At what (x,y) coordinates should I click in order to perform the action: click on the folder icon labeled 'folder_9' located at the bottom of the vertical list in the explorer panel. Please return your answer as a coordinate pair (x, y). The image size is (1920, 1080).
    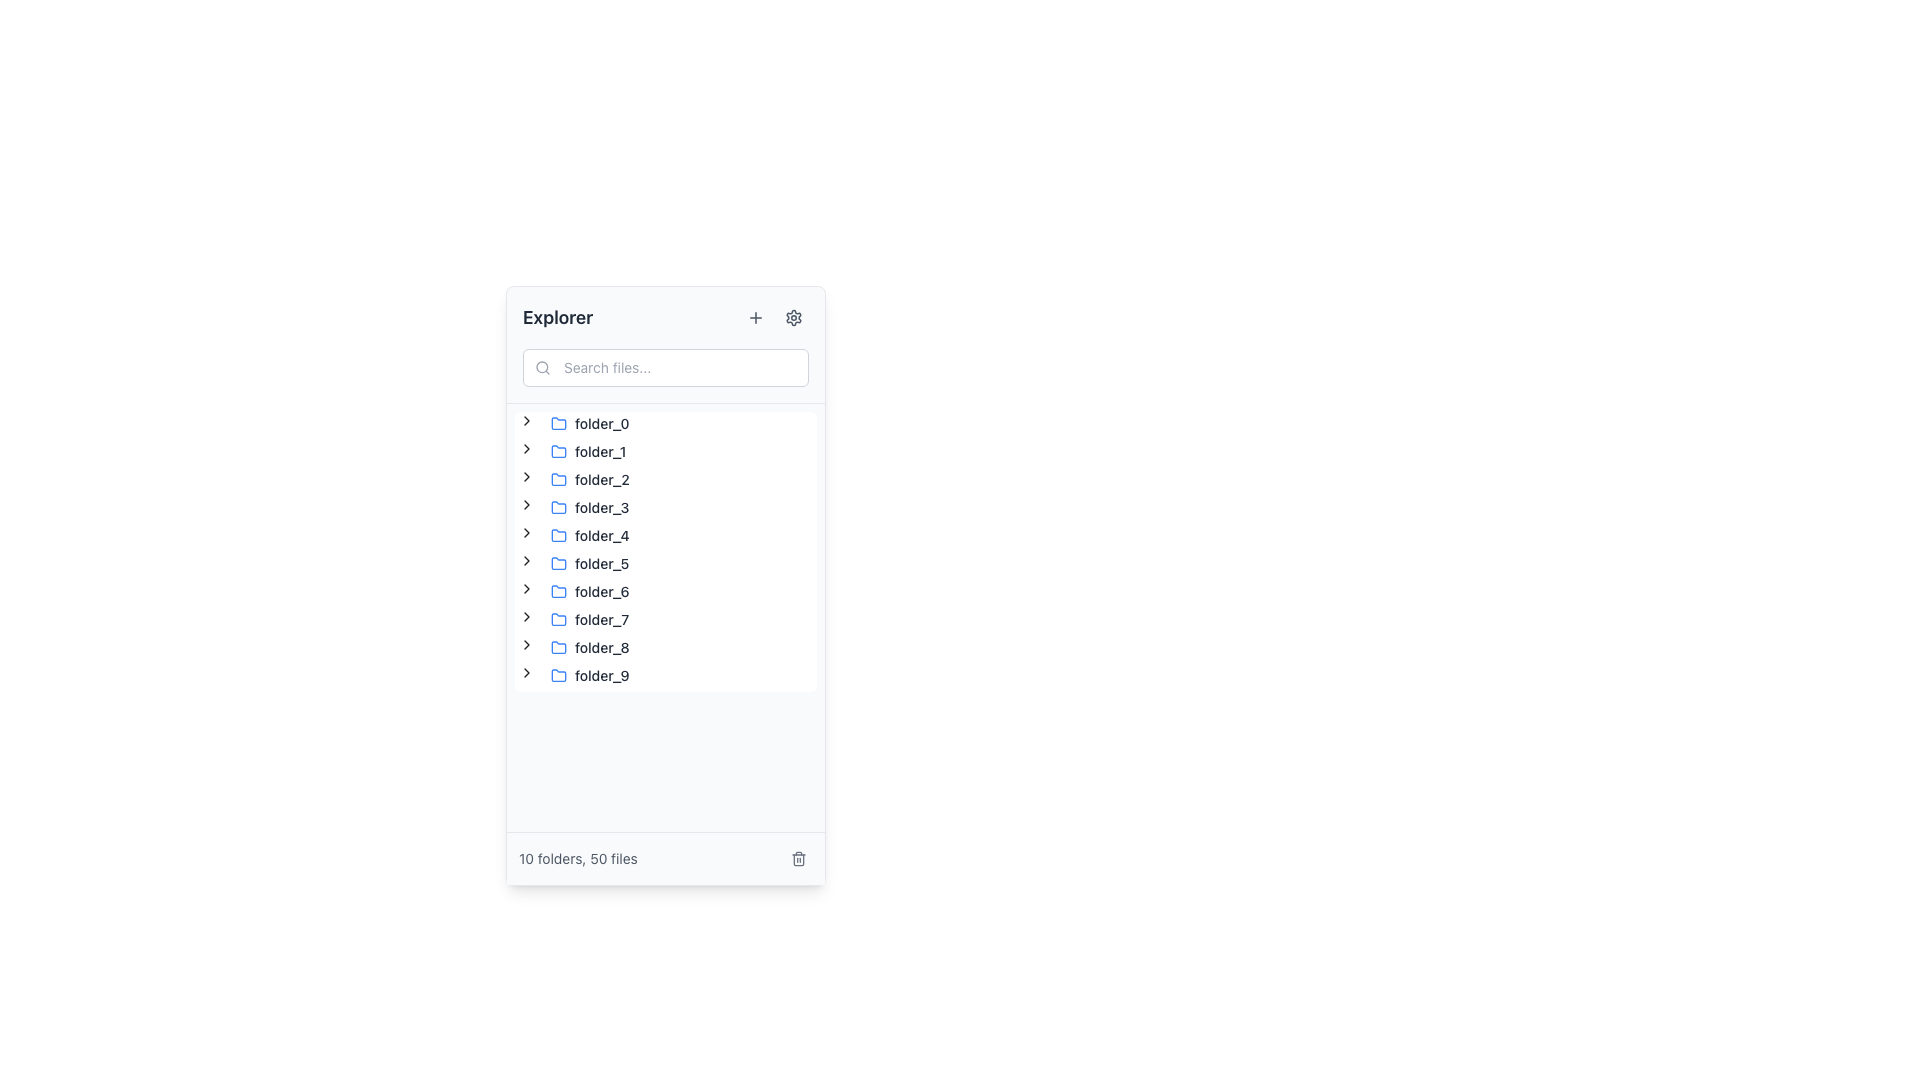
    Looking at the image, I should click on (558, 675).